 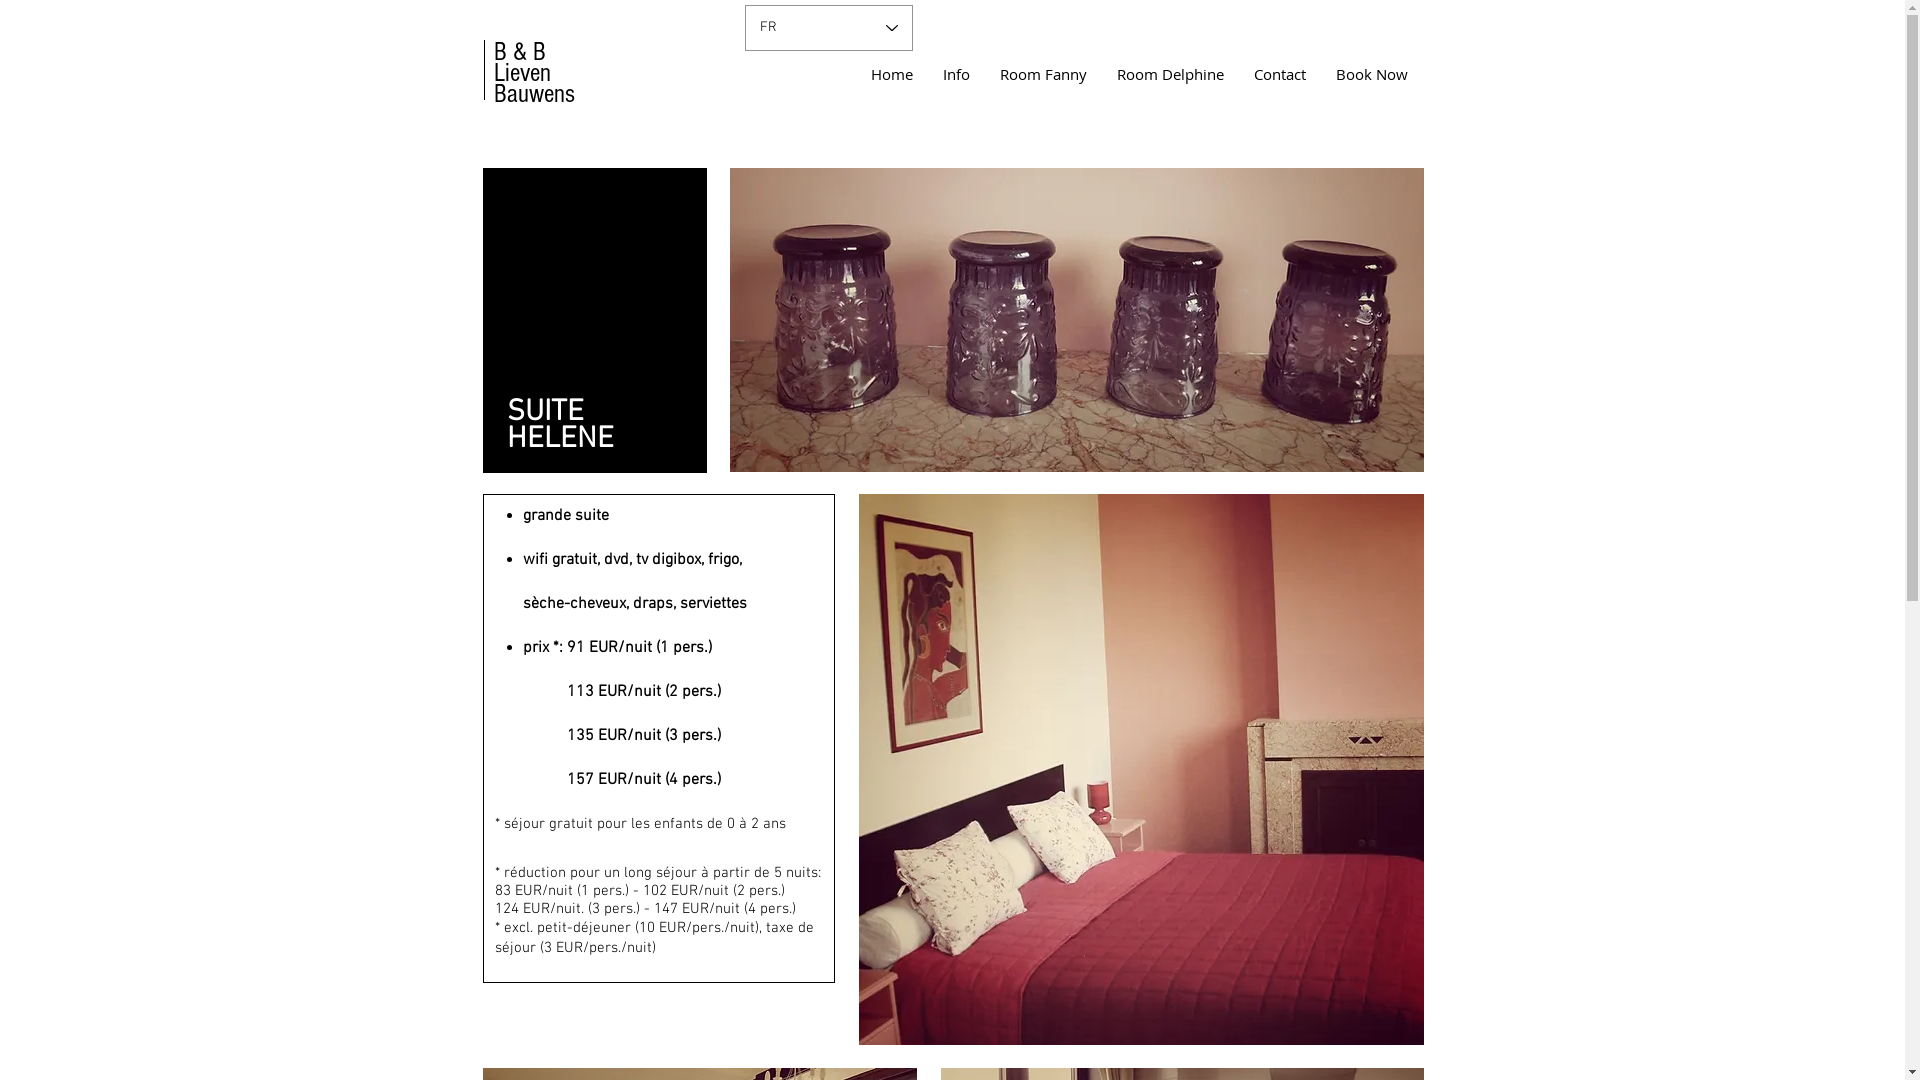 I want to click on 'Contact', so click(x=1277, y=72).